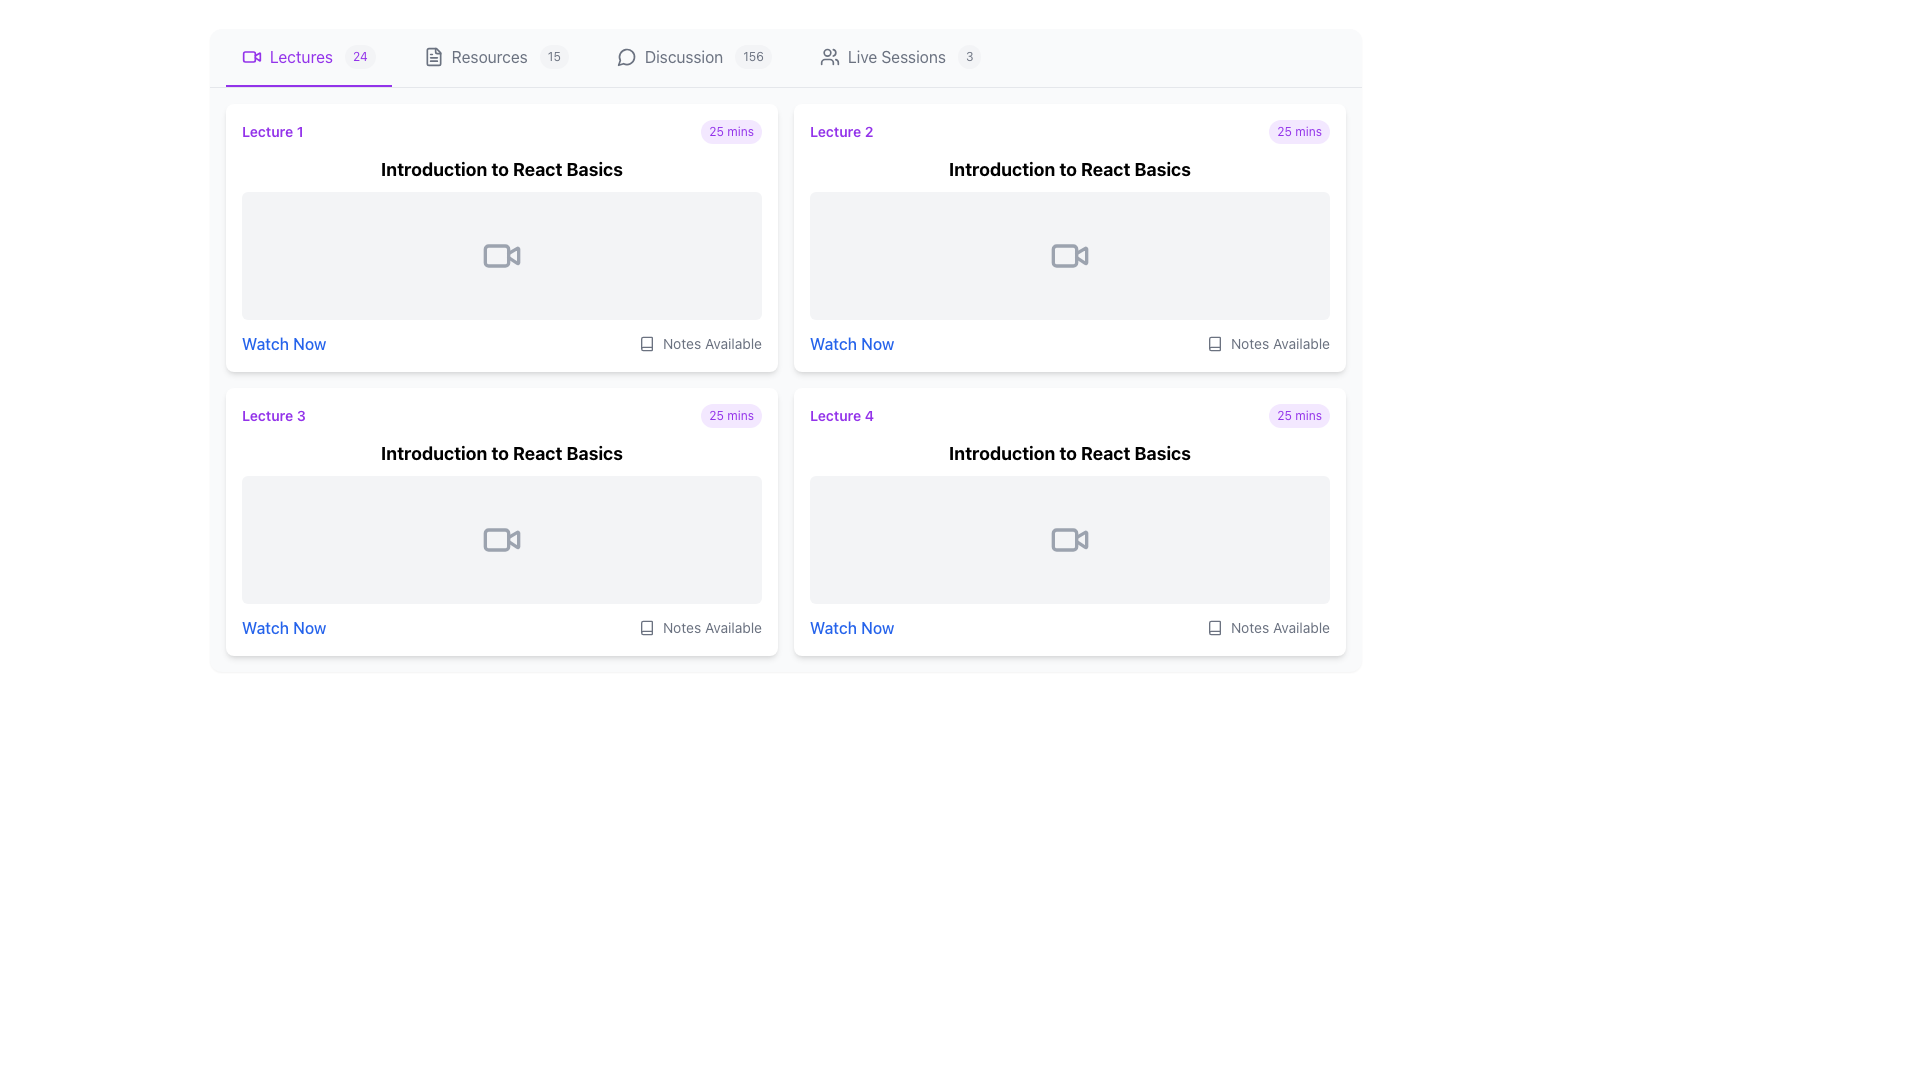 Image resolution: width=1920 pixels, height=1080 pixels. Describe the element at coordinates (489, 56) in the screenshot. I see `the 'Resources' text label in the top navigation bar` at that location.